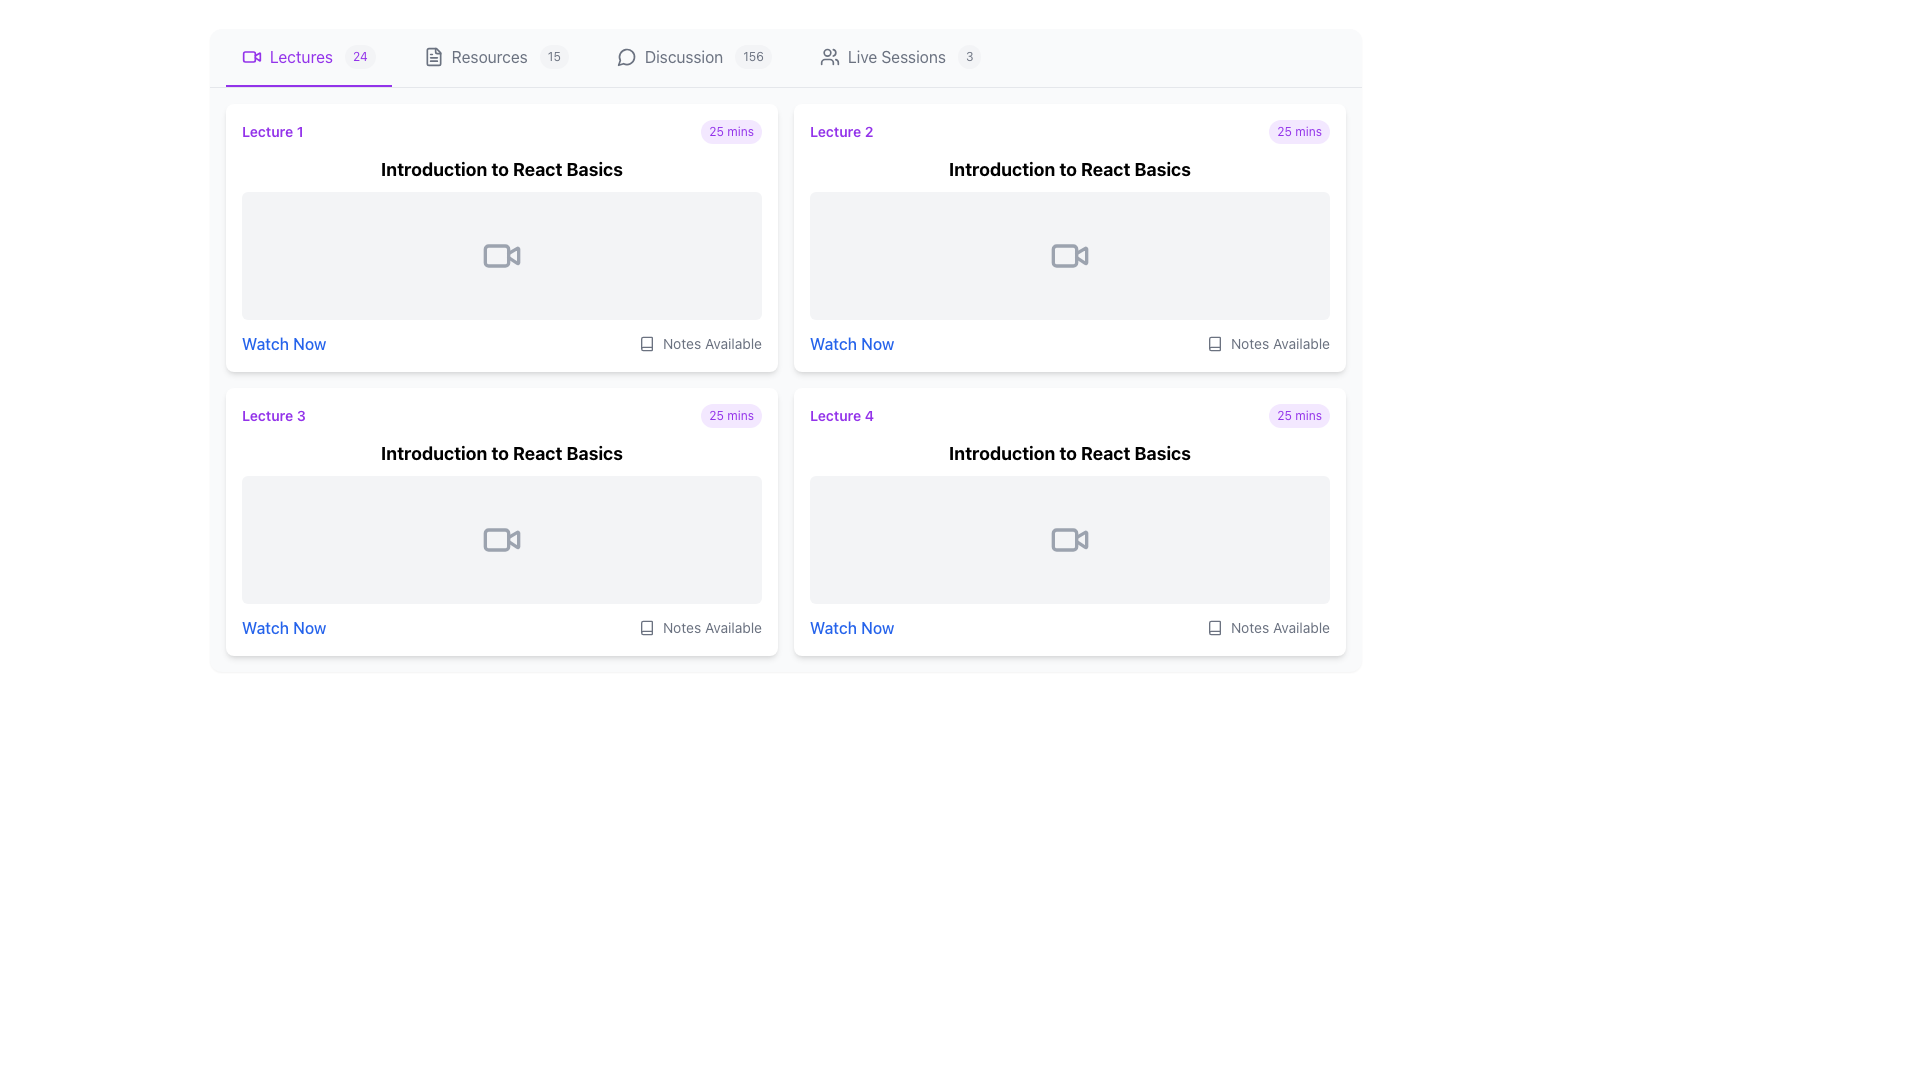 Image resolution: width=1920 pixels, height=1080 pixels. Describe the element at coordinates (489, 56) in the screenshot. I see `the 'Resources' text label in the top navigation bar` at that location.